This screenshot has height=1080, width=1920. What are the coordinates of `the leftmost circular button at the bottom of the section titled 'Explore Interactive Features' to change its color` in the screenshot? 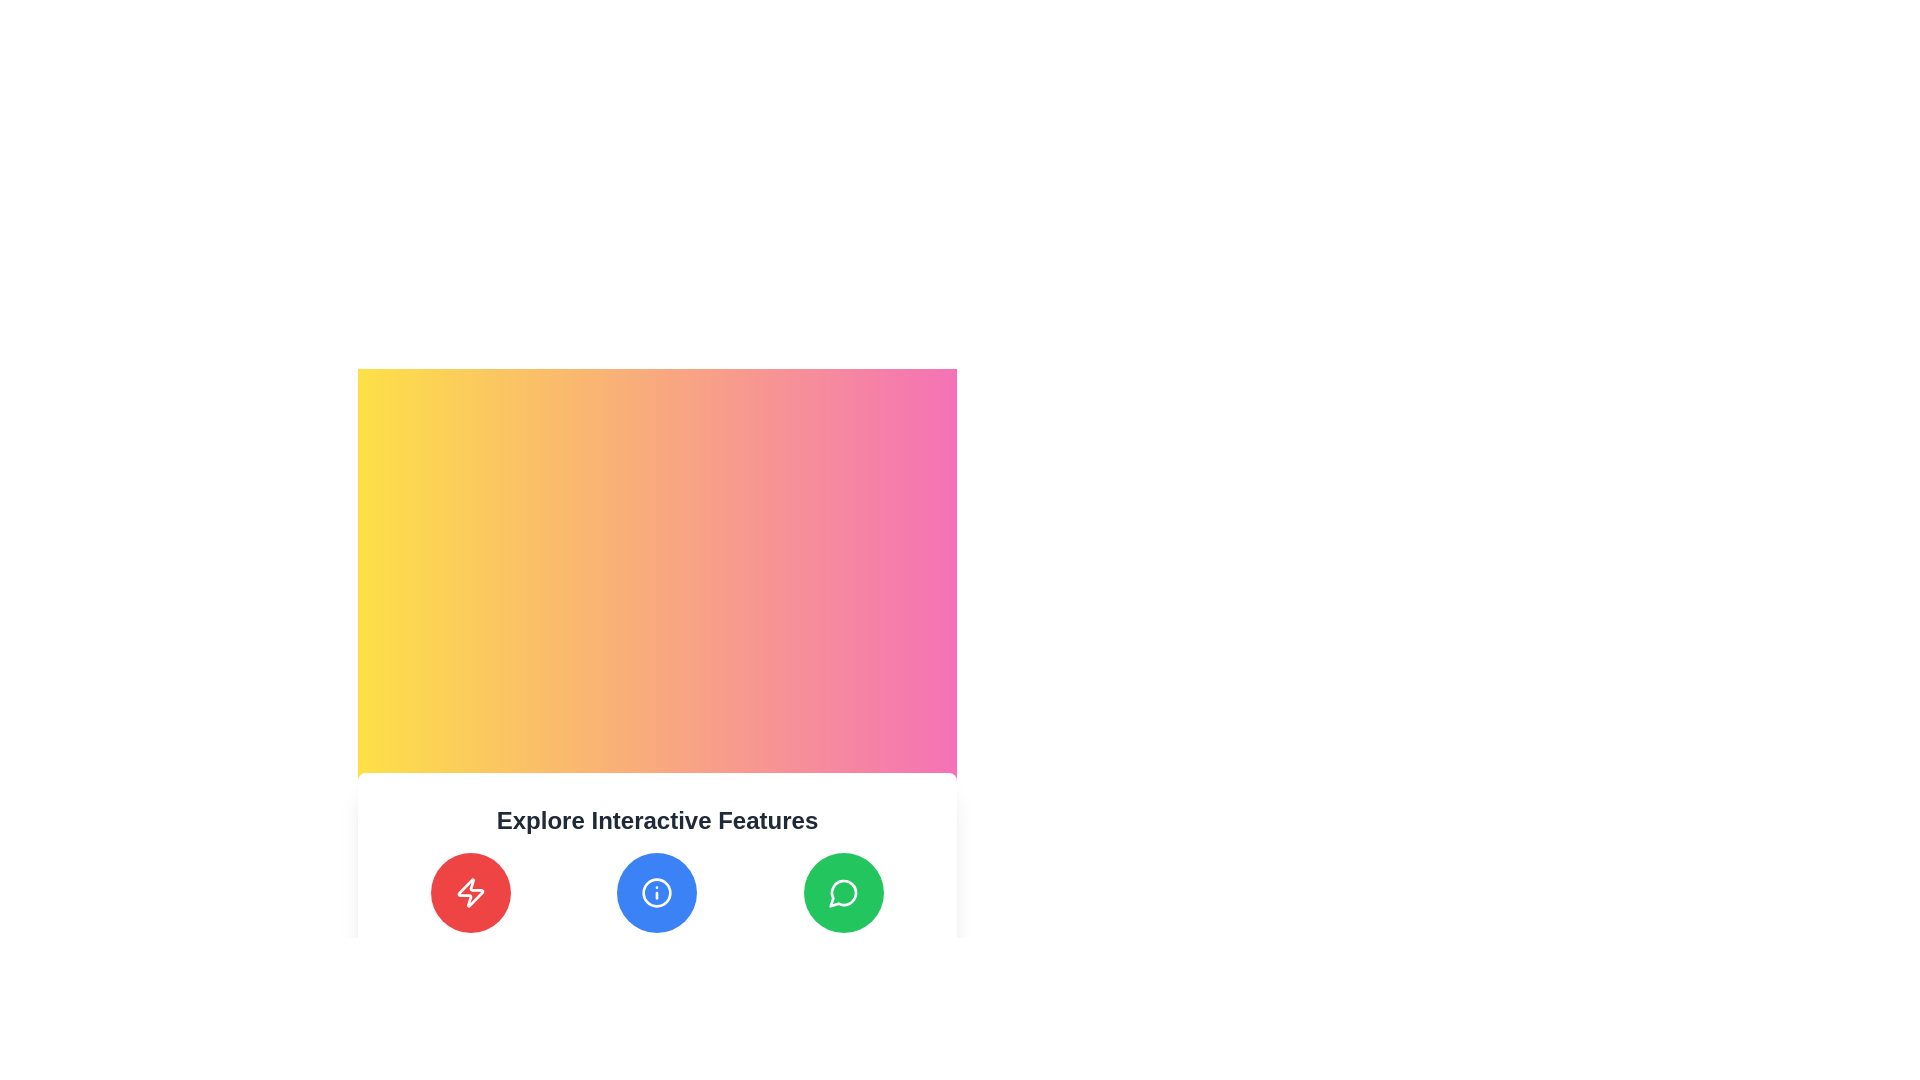 It's located at (470, 892).